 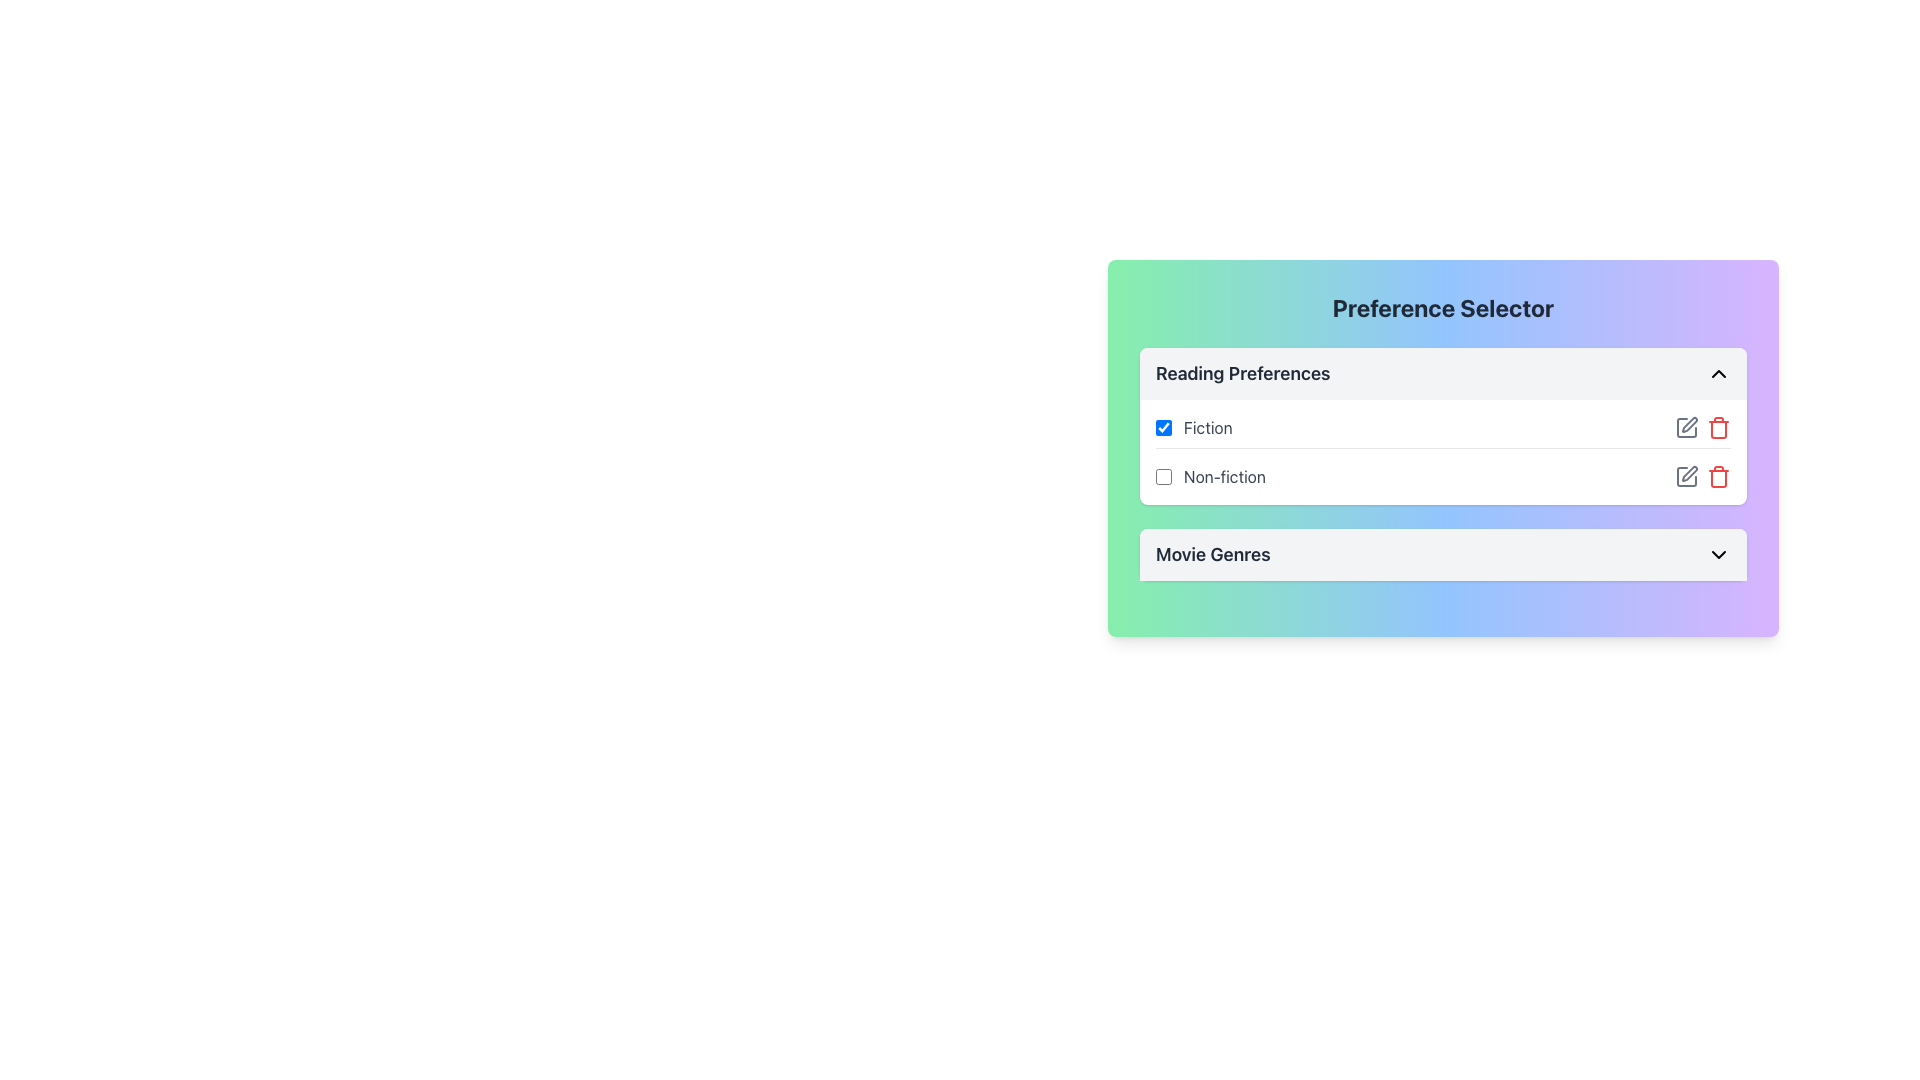 I want to click on the stylized pen icon button located near the right edge of the 'Fiction' preference in the 'Reading Preferences' section of the 'Preference Selector', so click(x=1688, y=423).